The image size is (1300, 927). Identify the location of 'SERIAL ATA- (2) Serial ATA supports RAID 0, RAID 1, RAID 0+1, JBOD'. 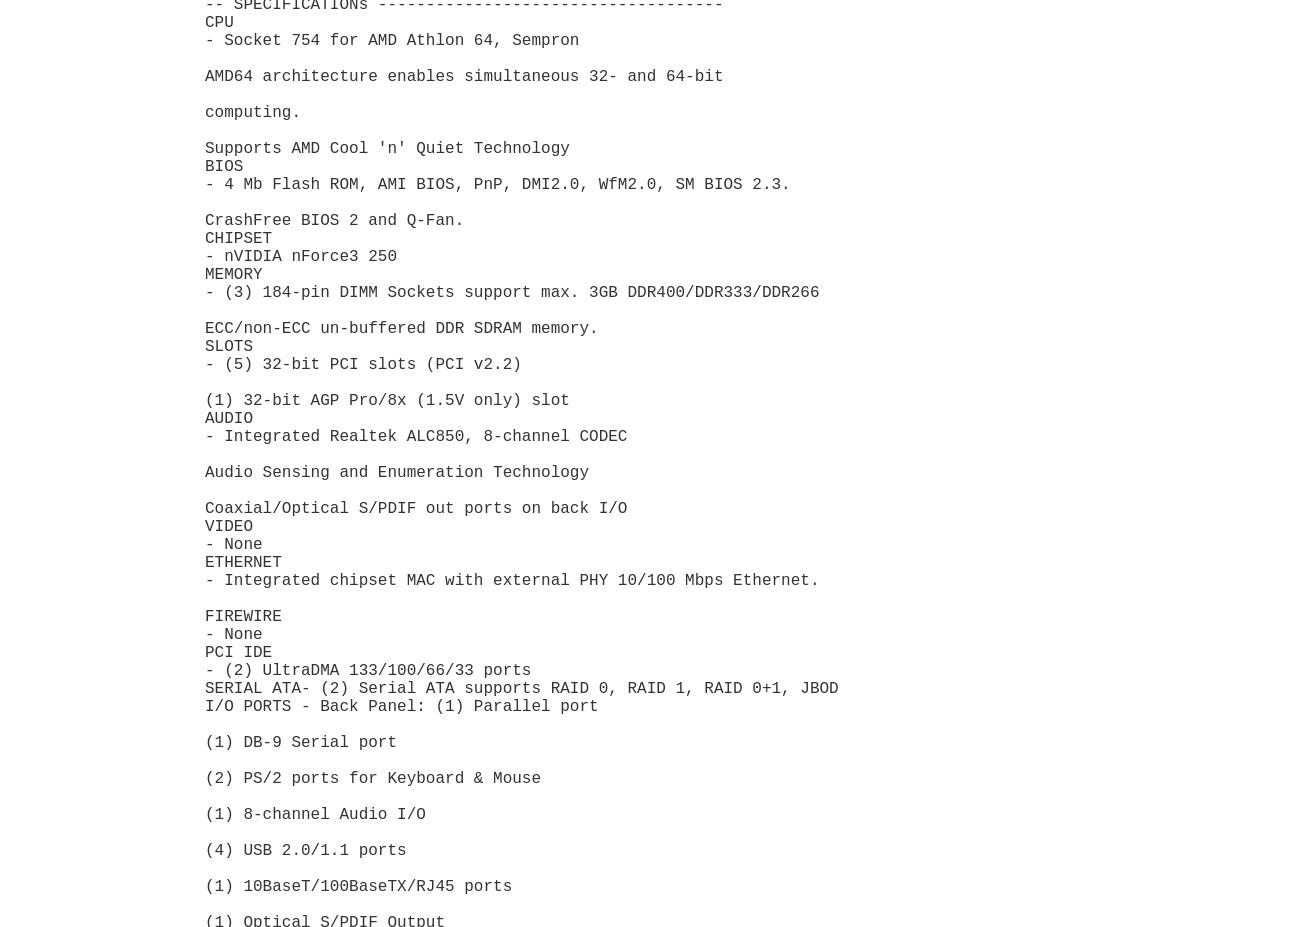
(521, 688).